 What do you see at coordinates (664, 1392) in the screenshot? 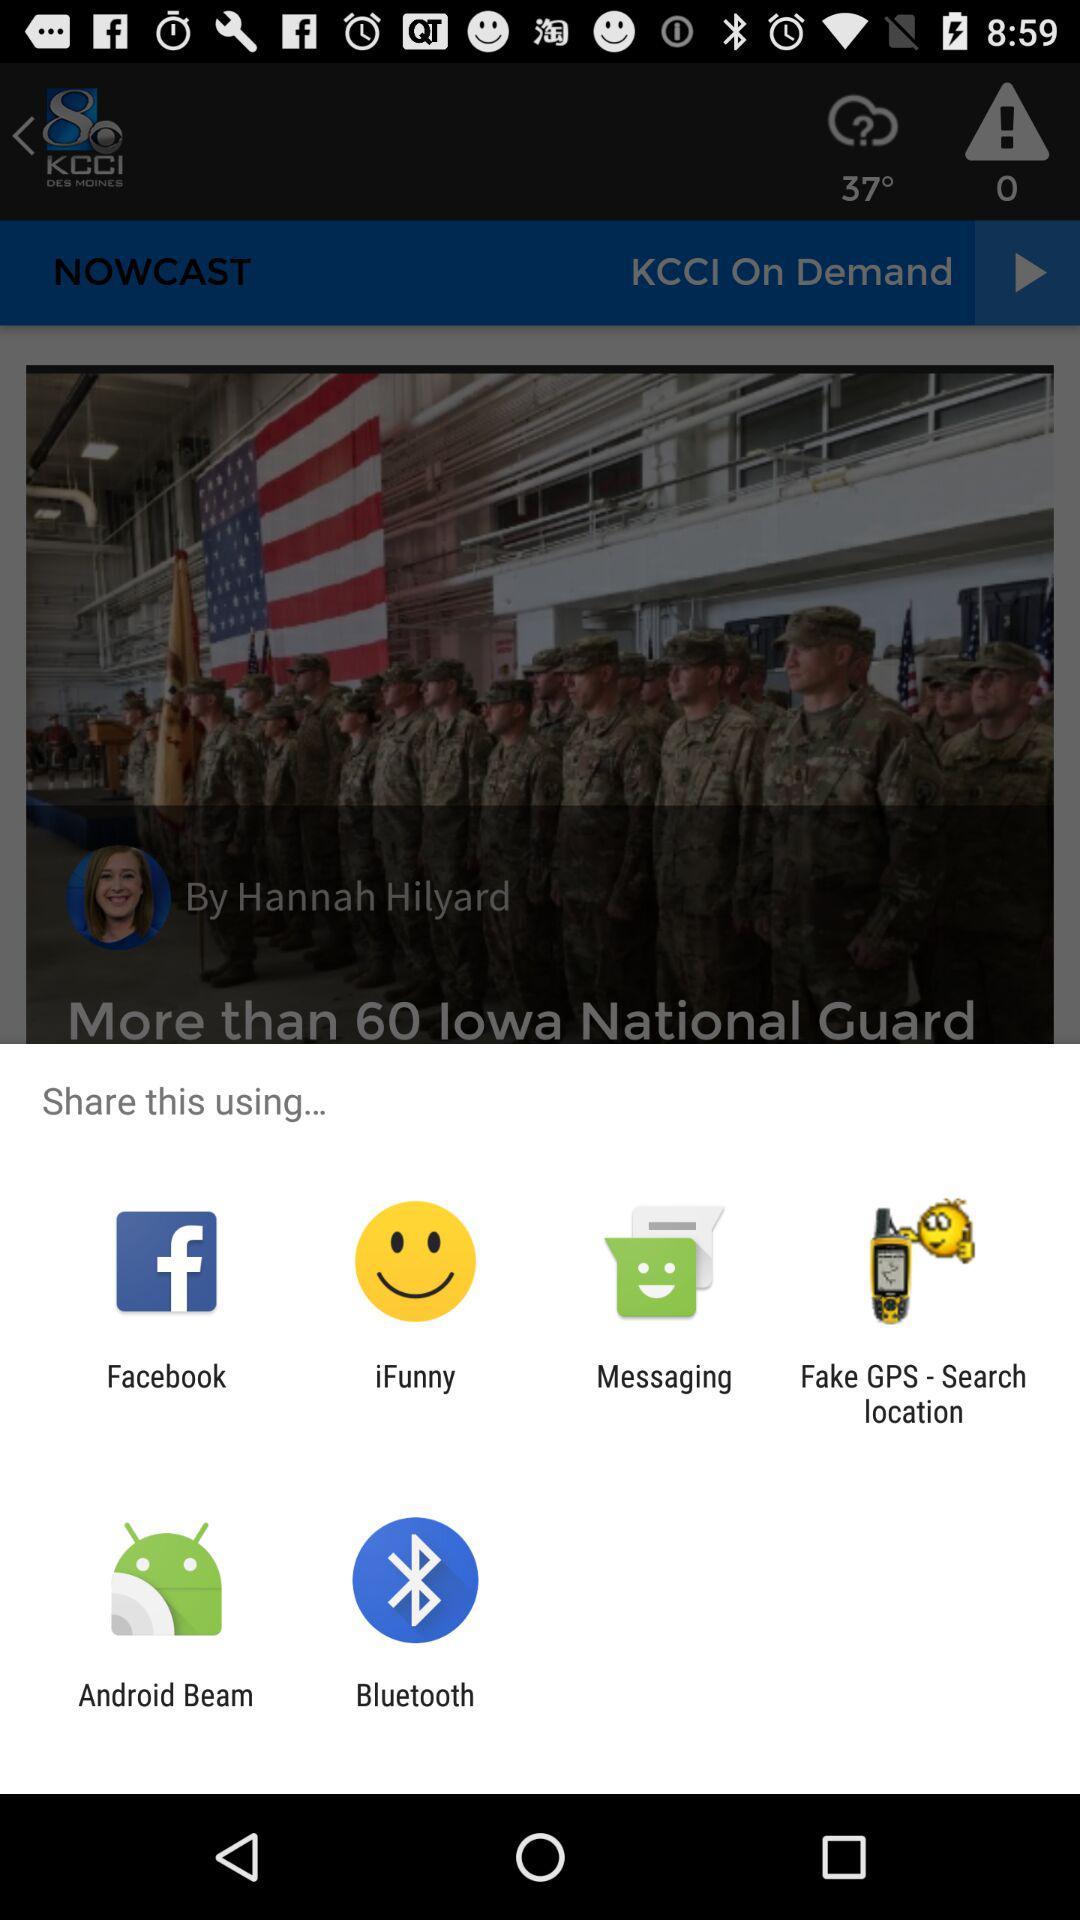
I see `the messaging app` at bounding box center [664, 1392].